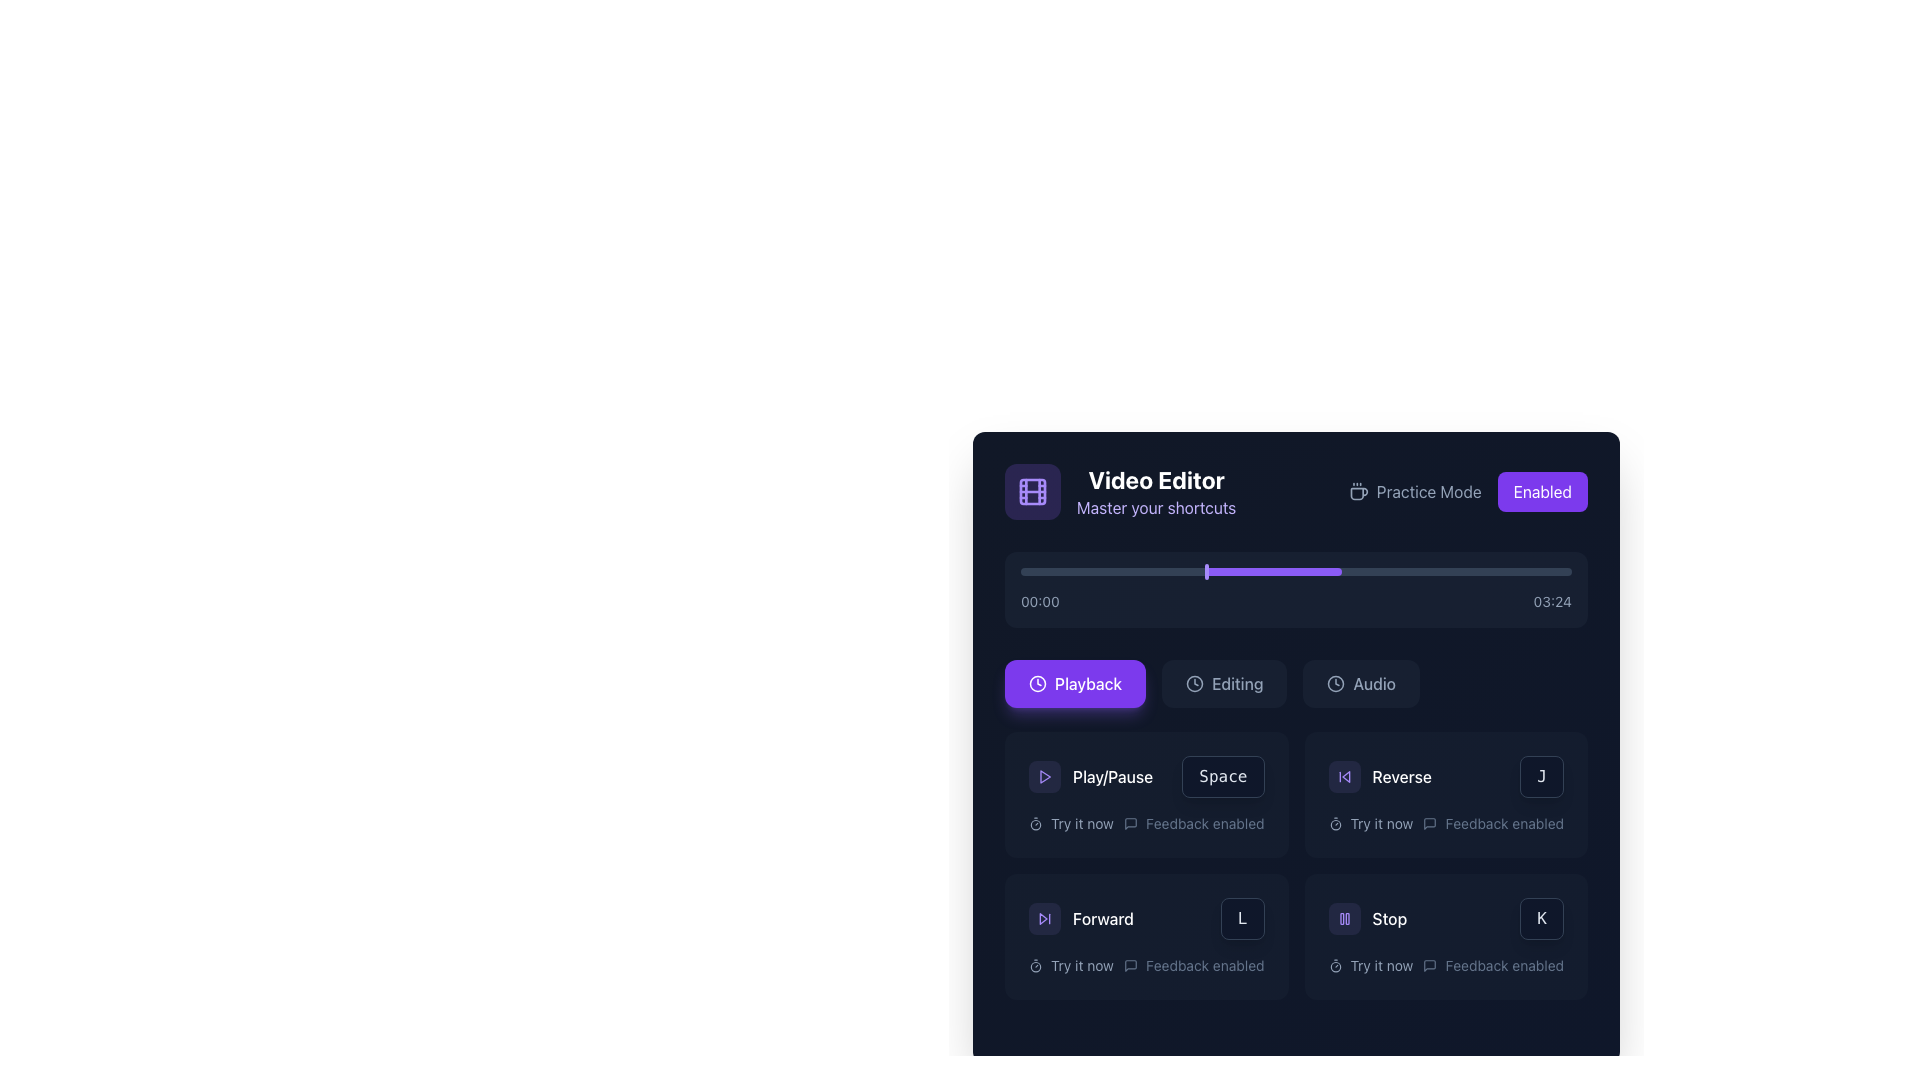 The image size is (1920, 1080). Describe the element at coordinates (1223, 682) in the screenshot. I see `the 'Editing' button, which is the second button from the left in a group of three buttons` at that location.